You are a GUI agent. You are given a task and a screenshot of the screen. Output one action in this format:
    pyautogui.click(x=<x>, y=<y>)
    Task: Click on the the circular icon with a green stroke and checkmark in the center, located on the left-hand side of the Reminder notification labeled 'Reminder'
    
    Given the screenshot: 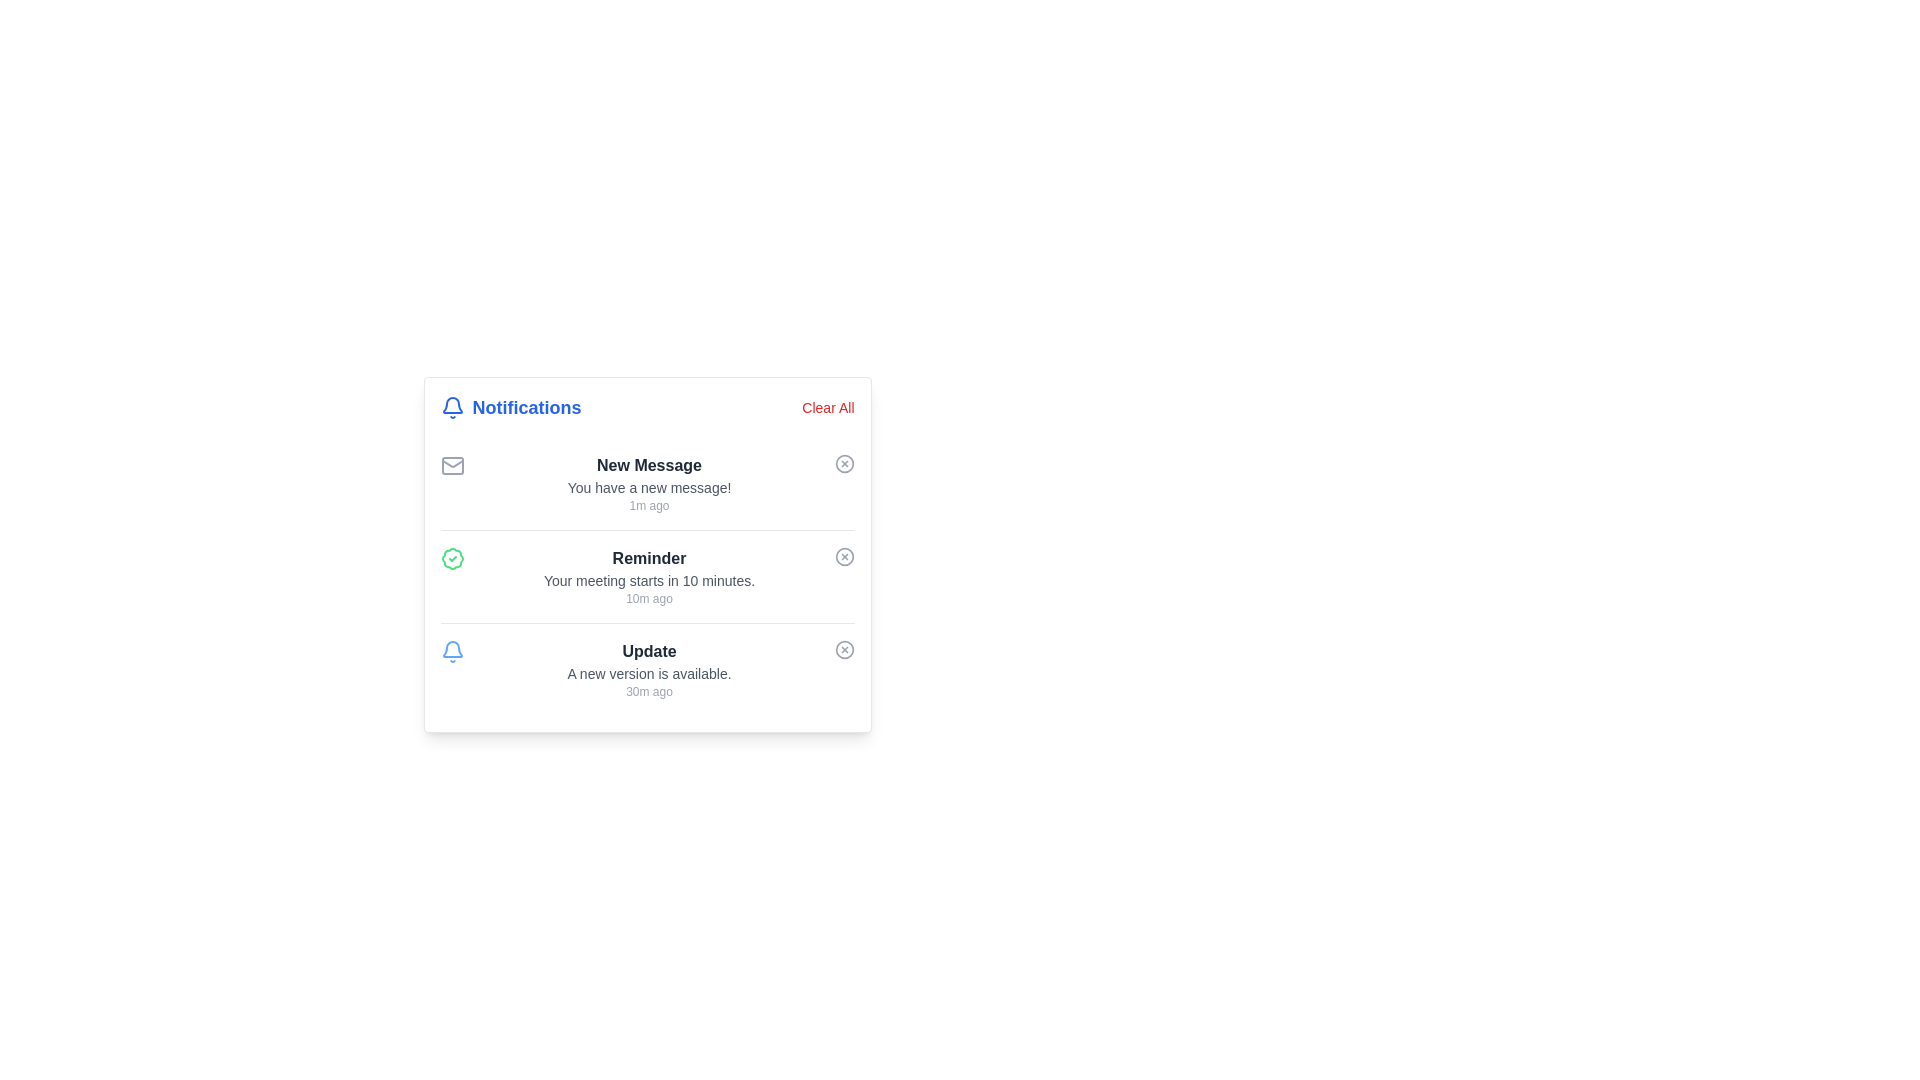 What is the action you would take?
    pyautogui.click(x=451, y=559)
    